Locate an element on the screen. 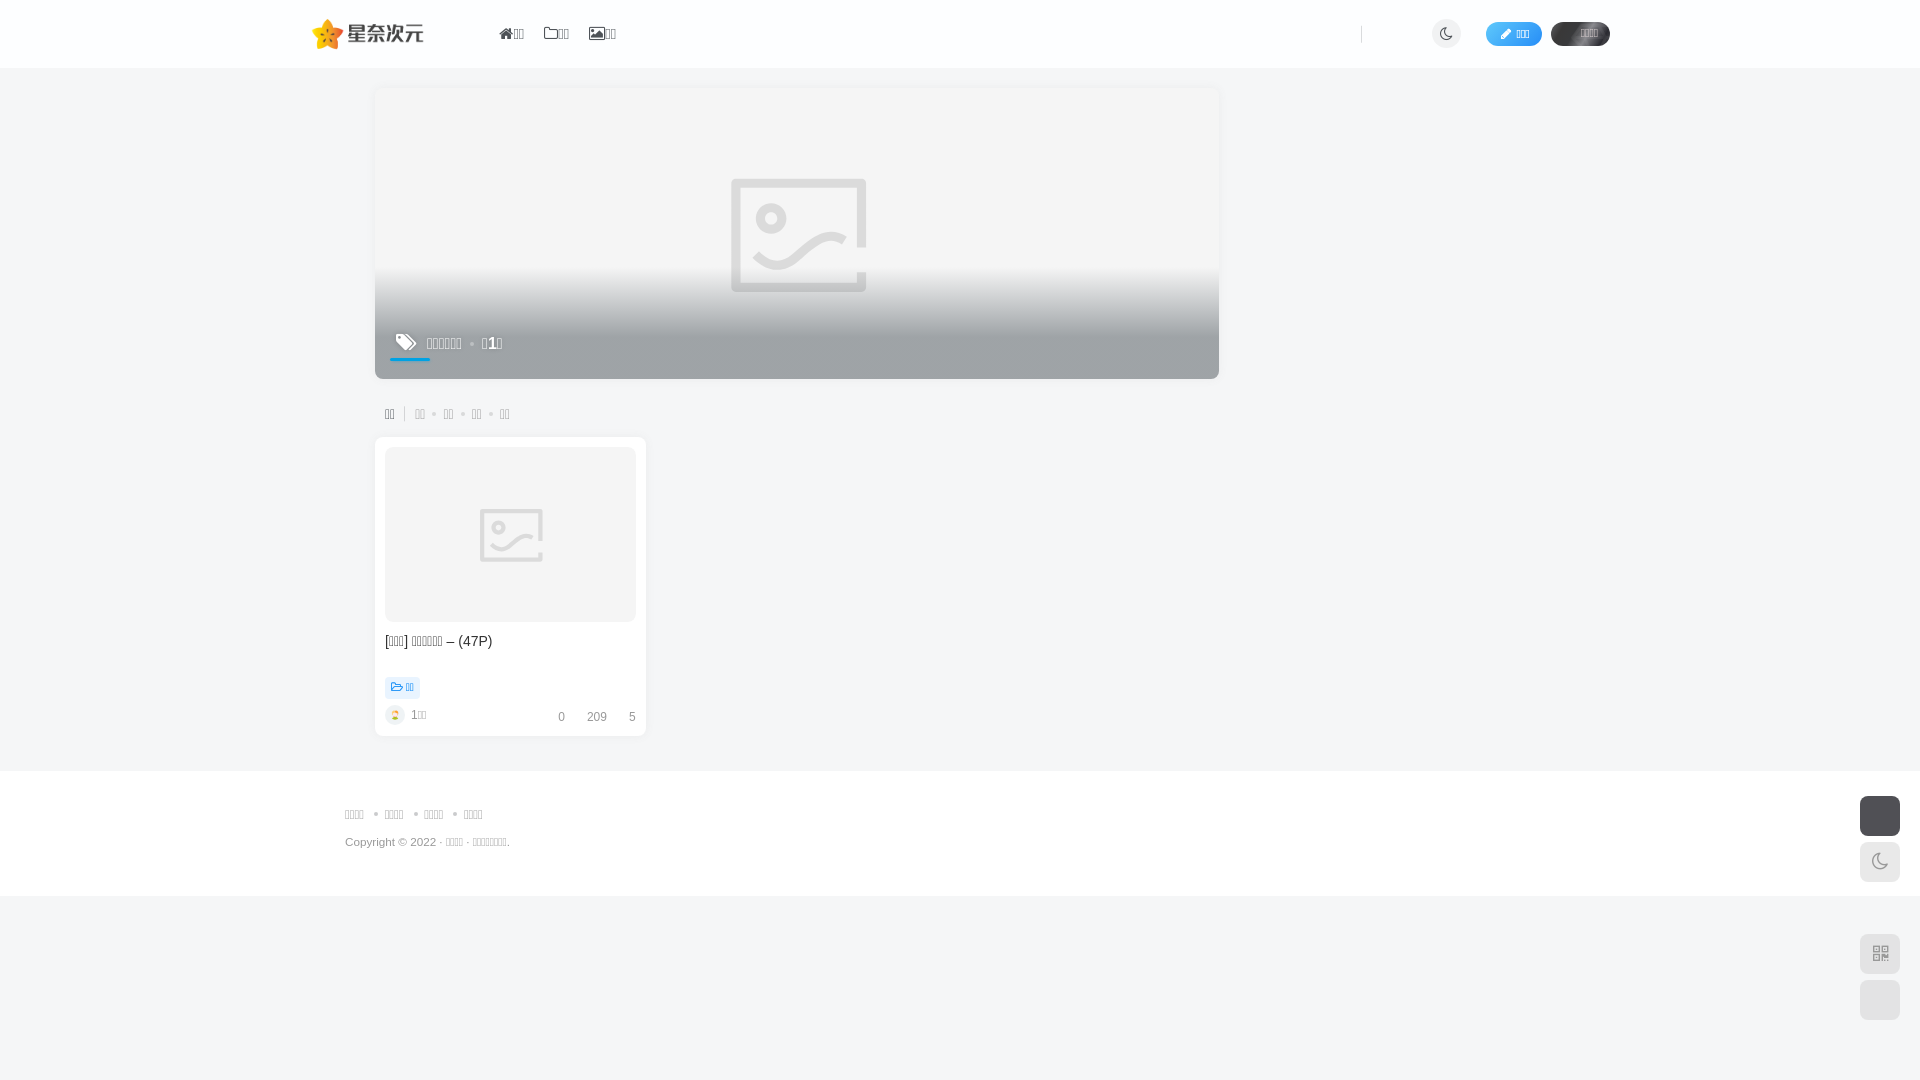  '0' is located at coordinates (543, 716).